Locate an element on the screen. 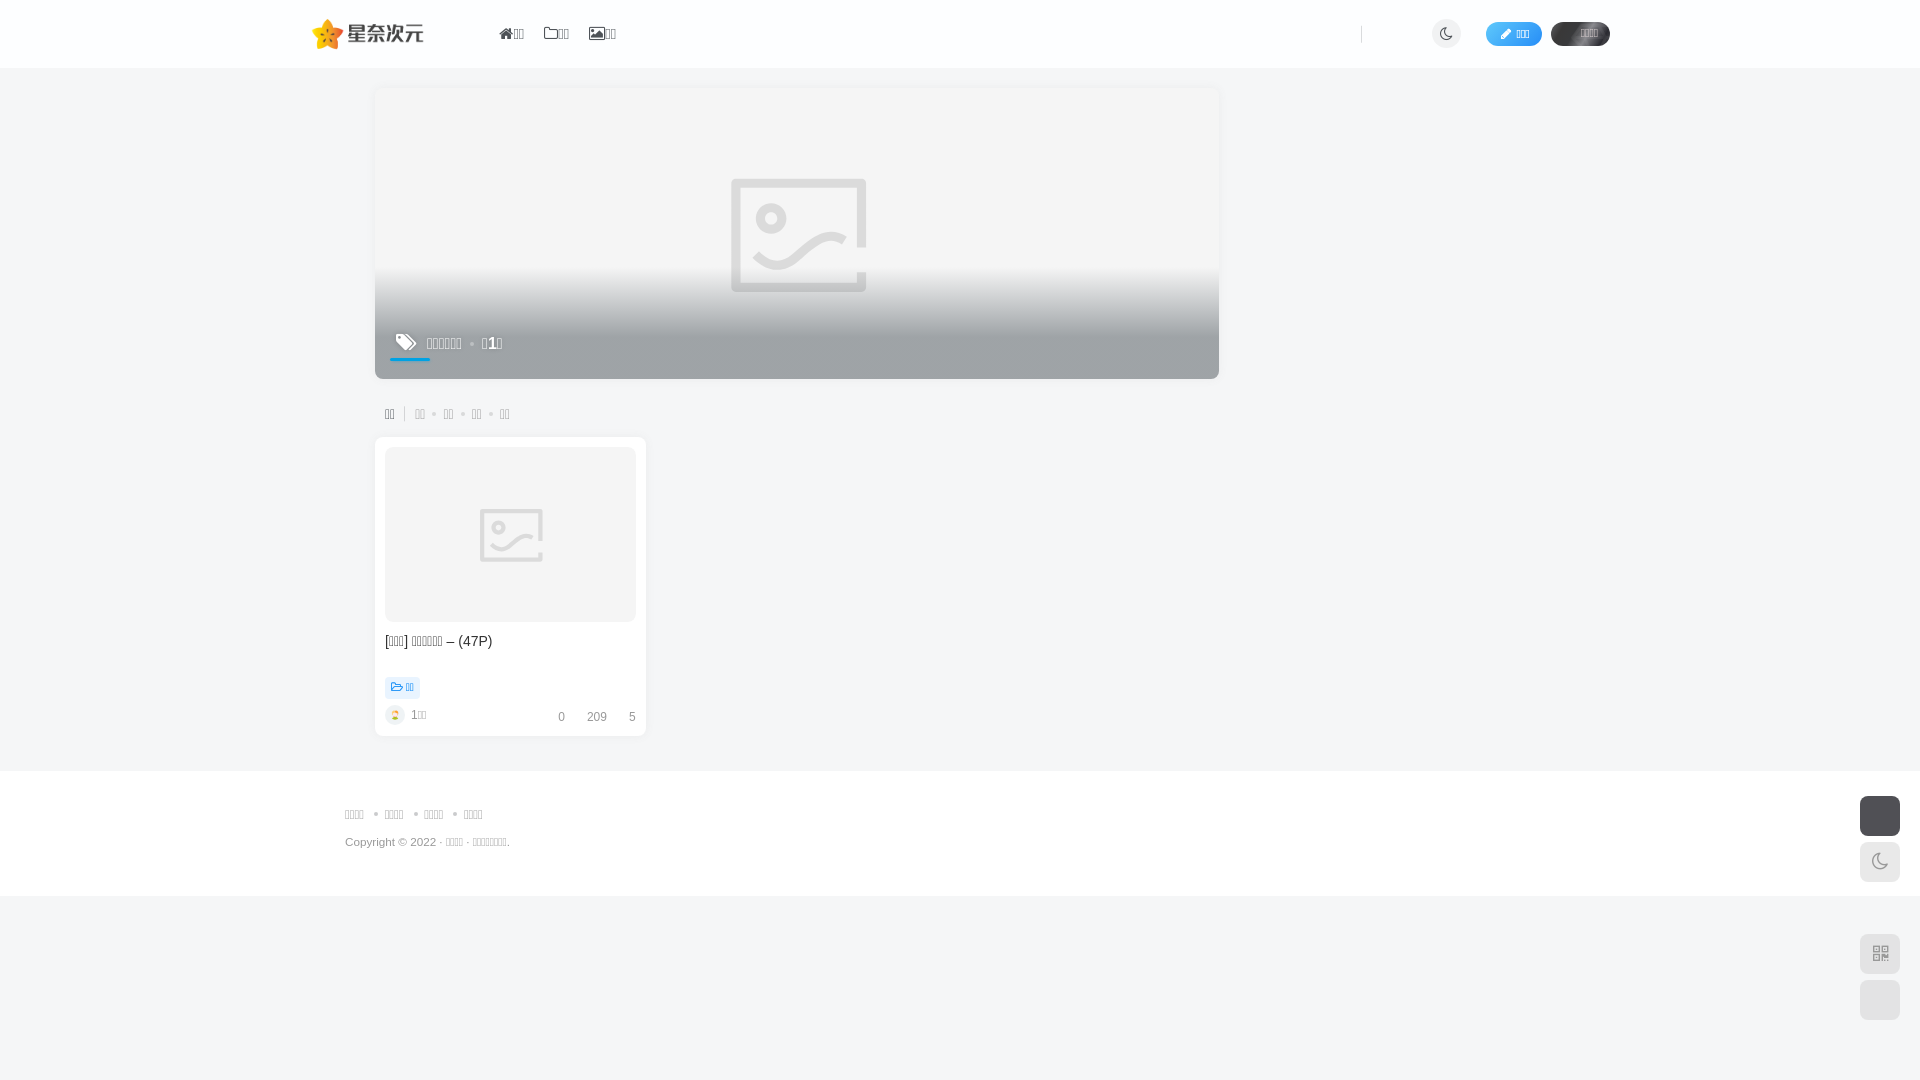  '0' is located at coordinates (543, 716).